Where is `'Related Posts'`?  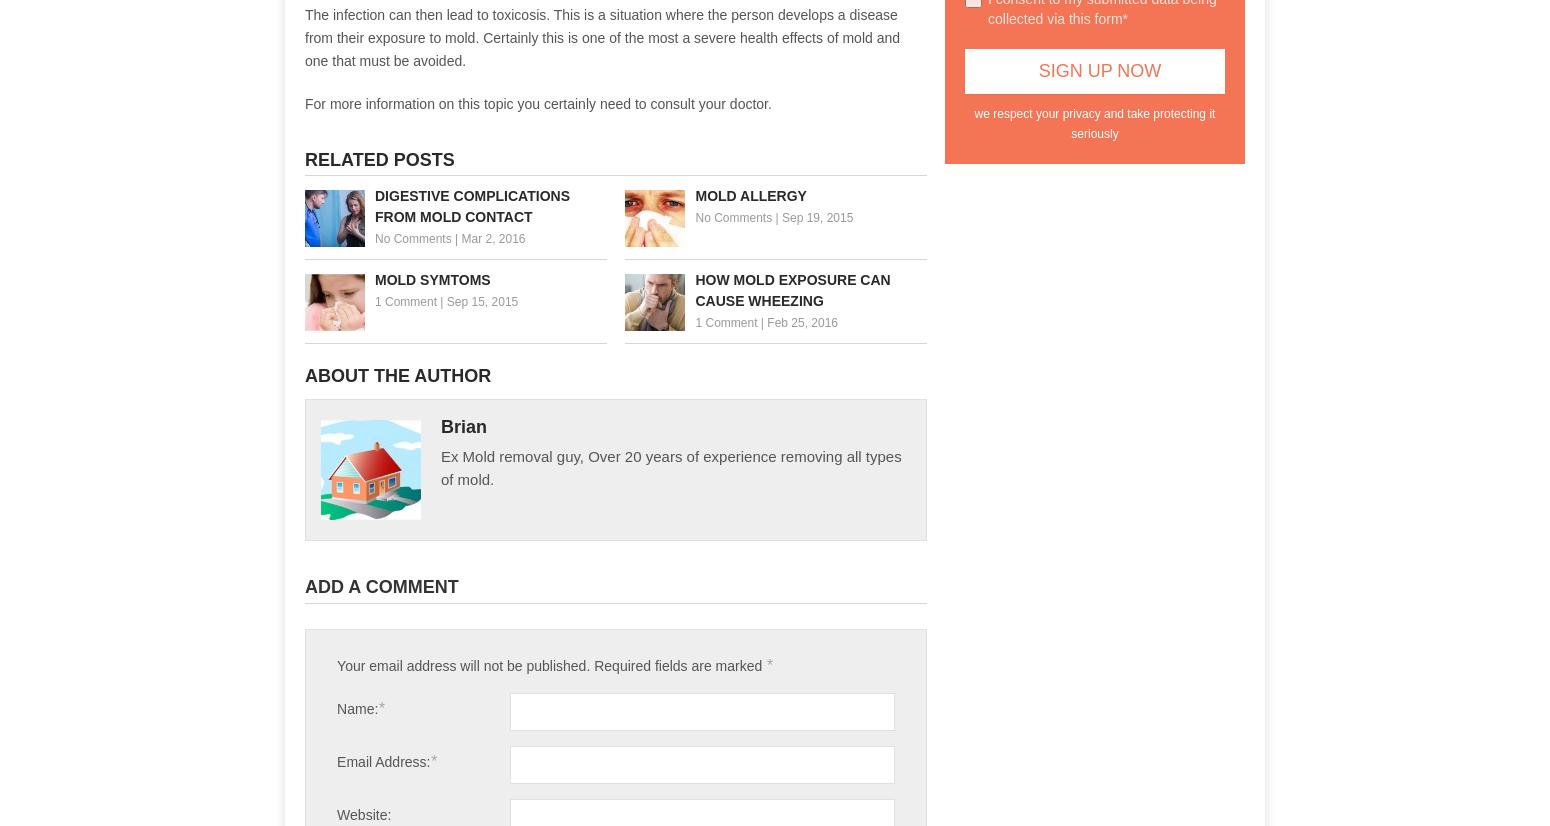
'Related Posts' is located at coordinates (378, 158).